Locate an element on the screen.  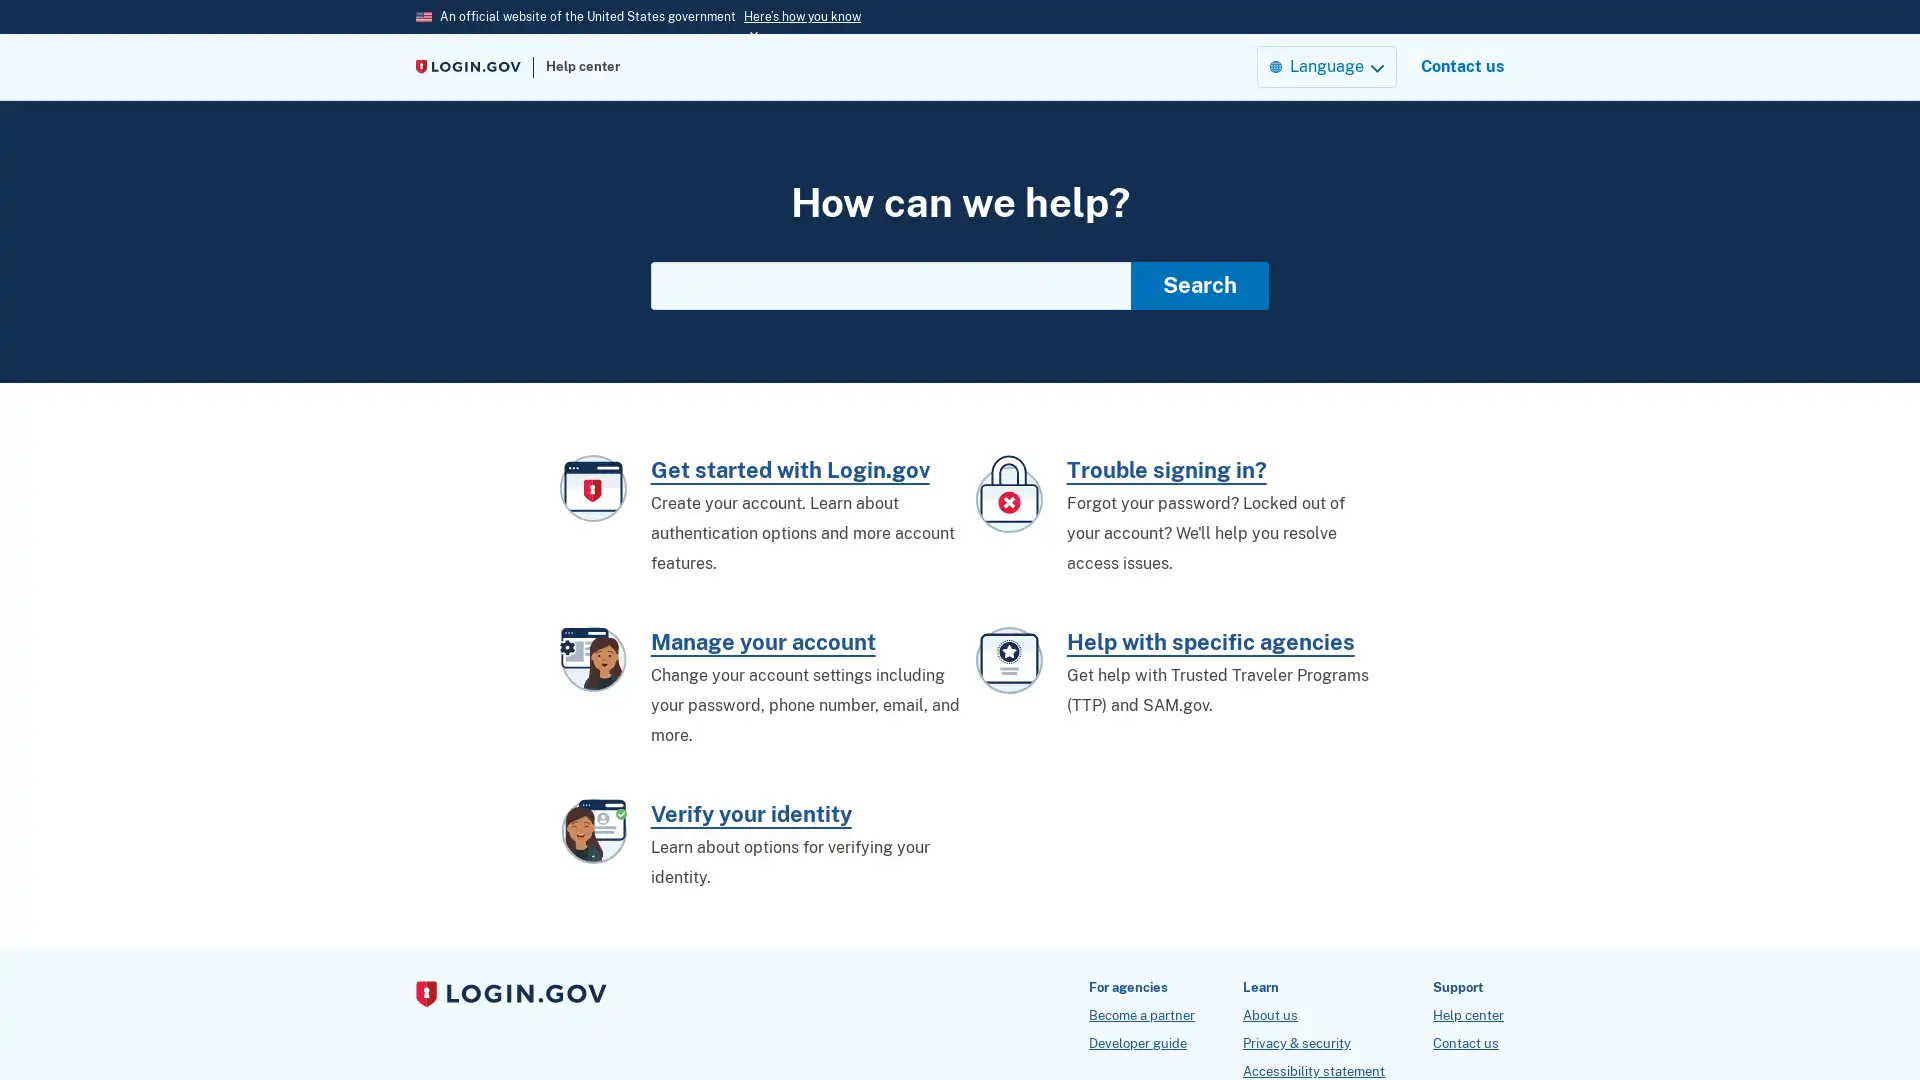
Language is located at coordinates (1326, 65).